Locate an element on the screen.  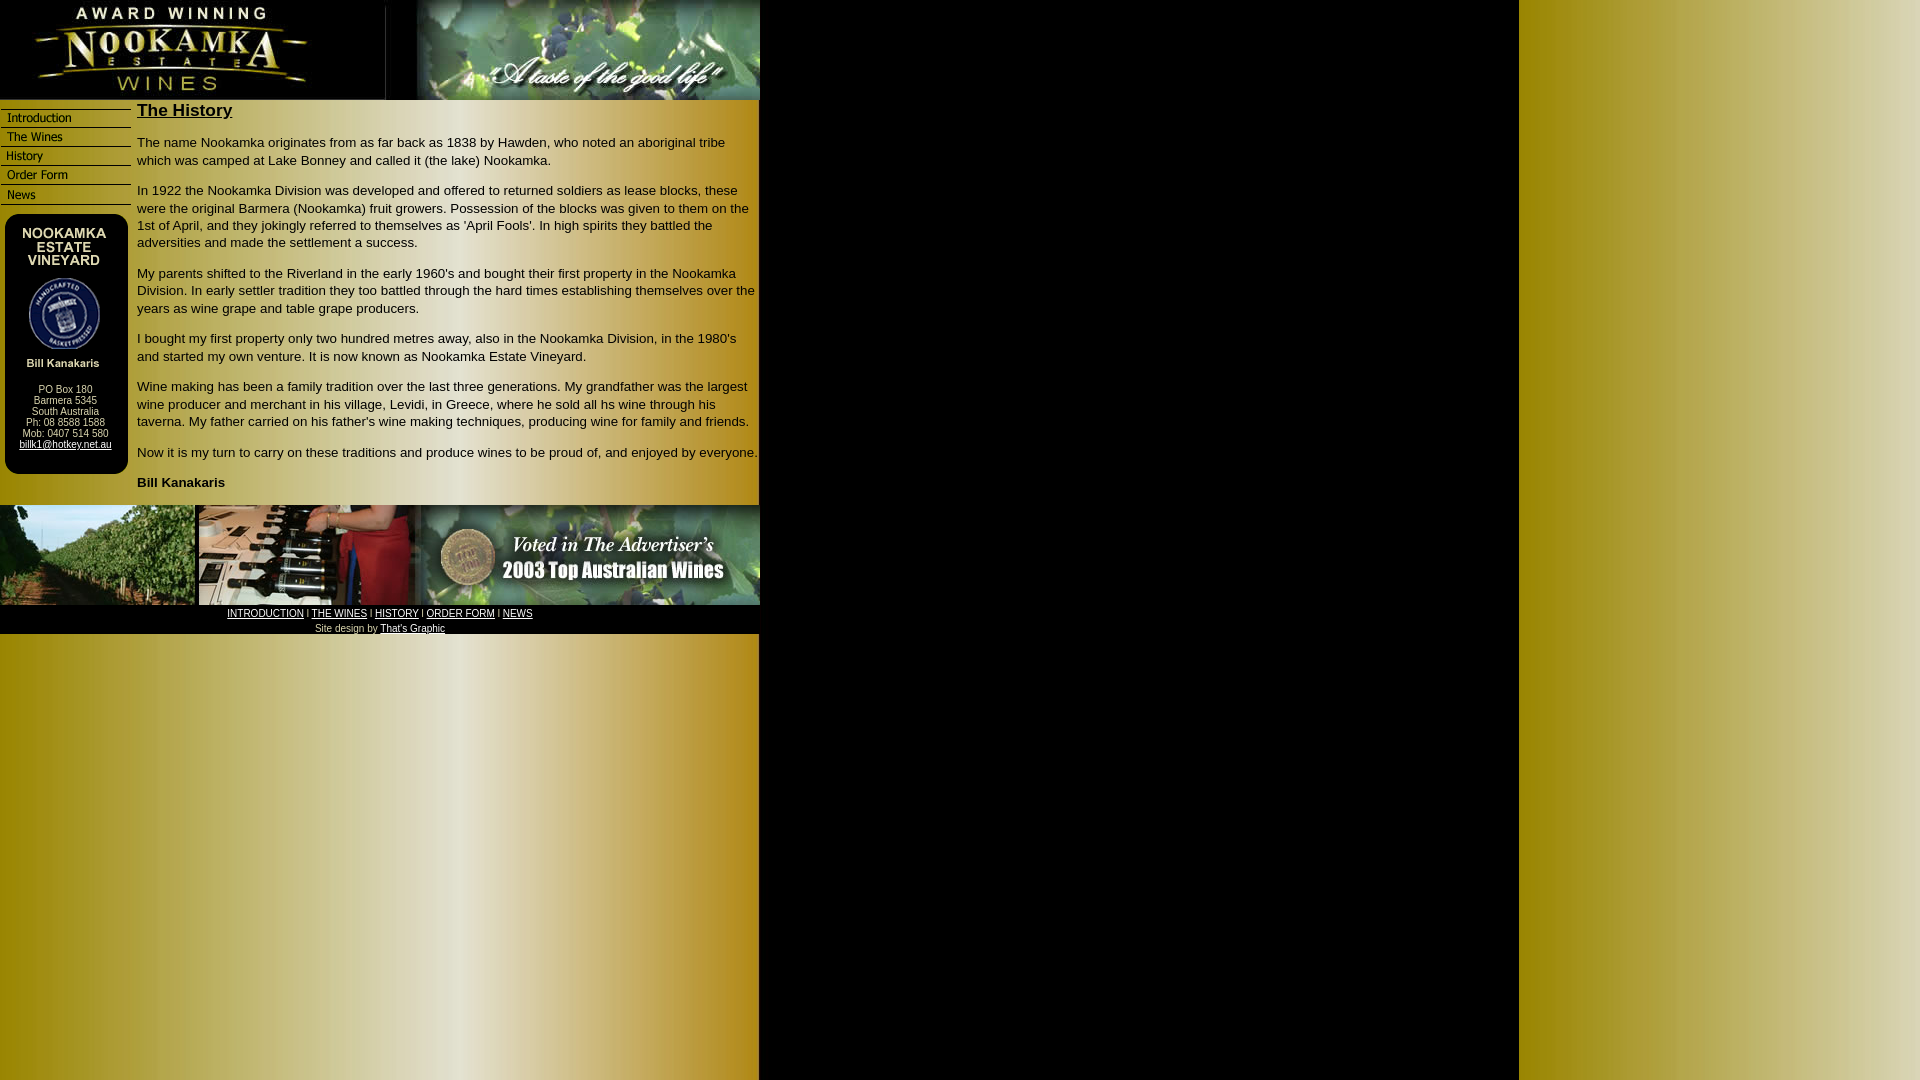
'ORDER FORM' is located at coordinates (459, 612).